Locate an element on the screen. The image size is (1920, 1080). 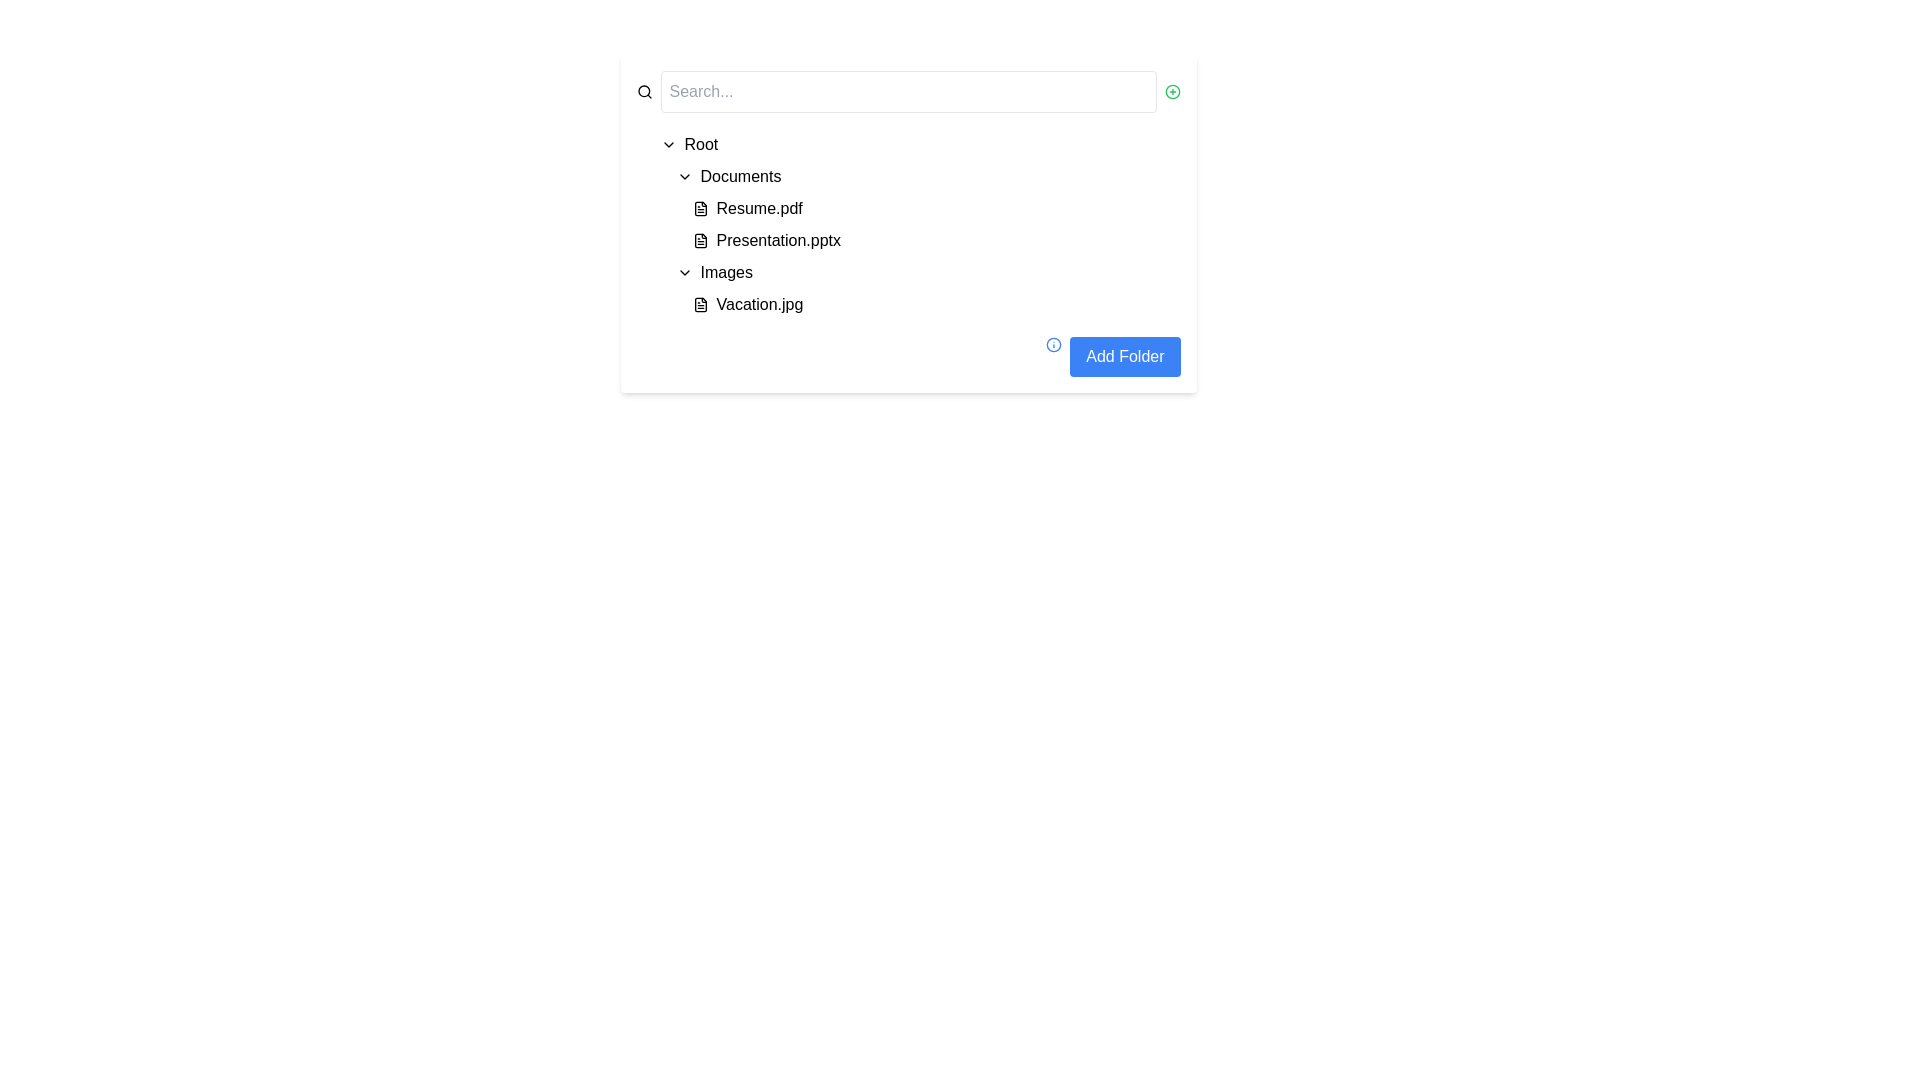
the text input field located centrally within the horizontal bar at the top of the layout is located at coordinates (907, 92).